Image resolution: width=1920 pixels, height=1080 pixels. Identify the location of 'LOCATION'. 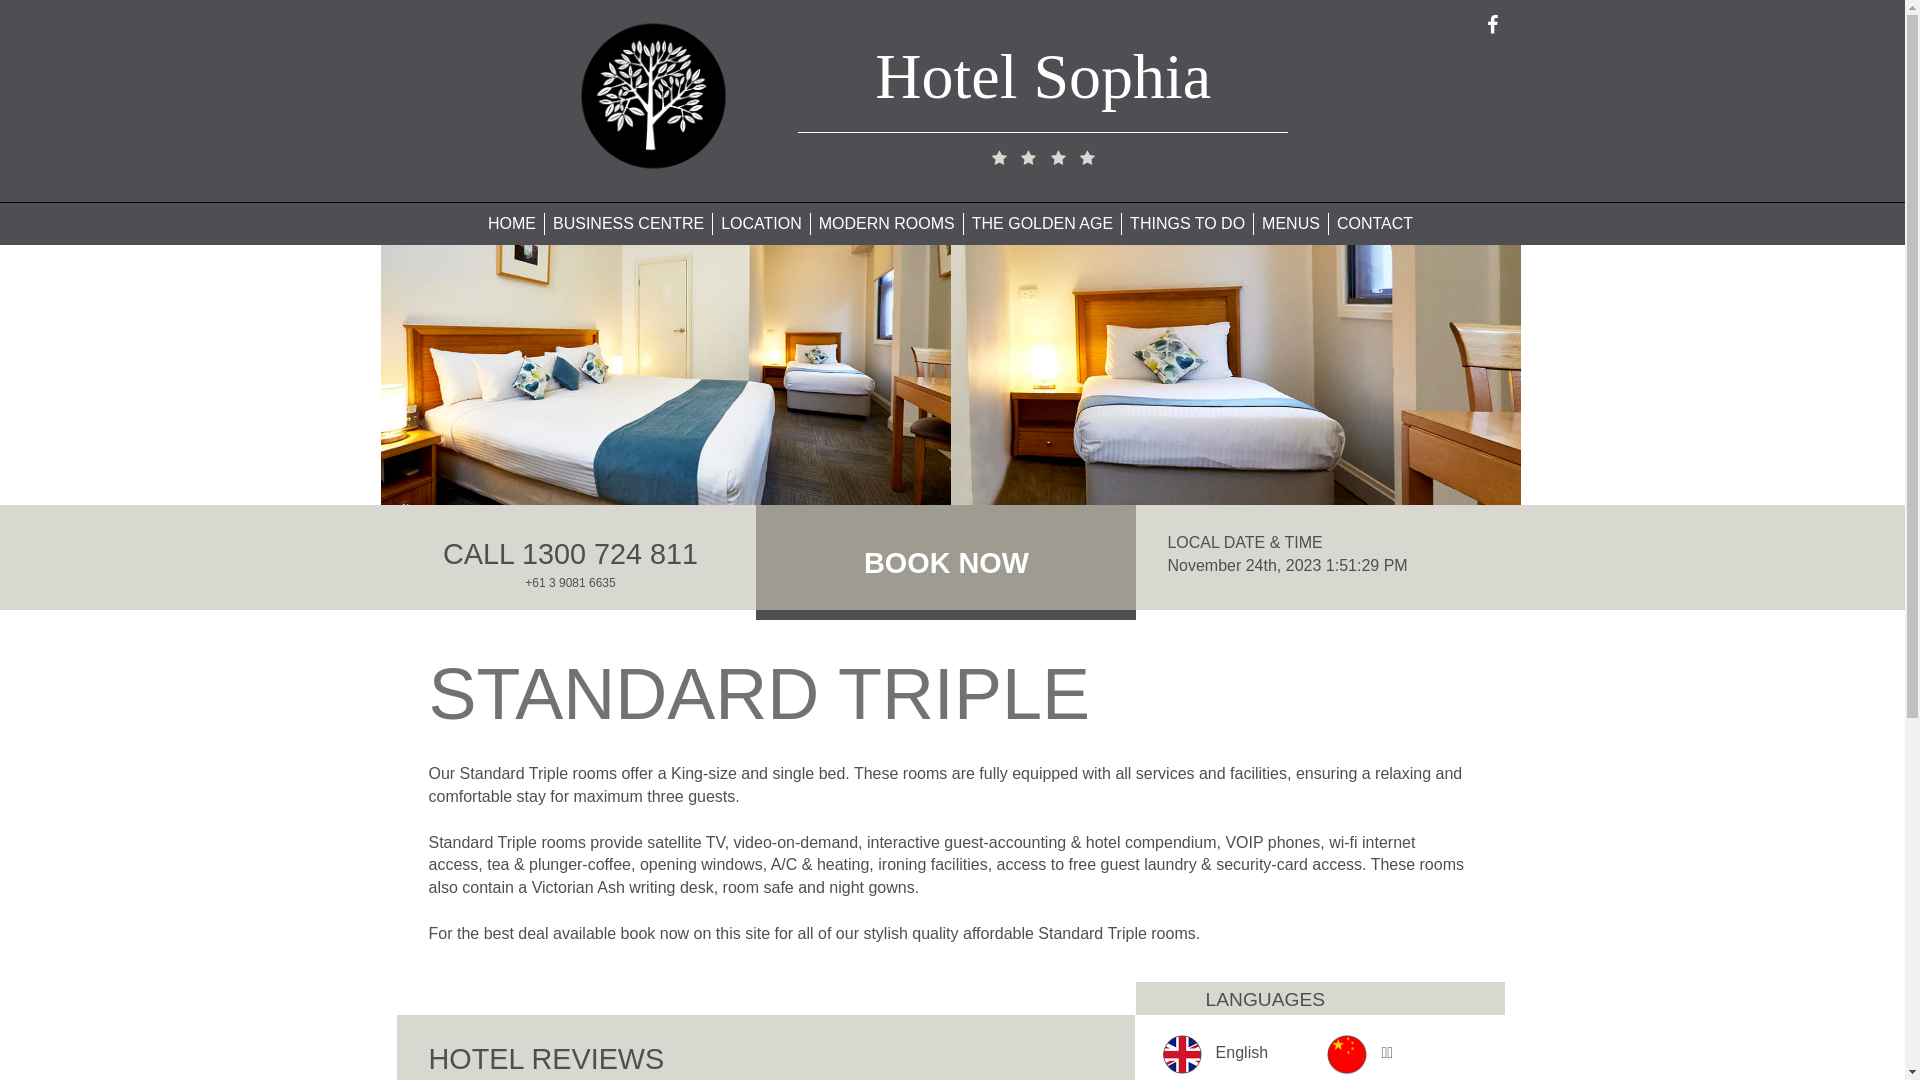
(760, 223).